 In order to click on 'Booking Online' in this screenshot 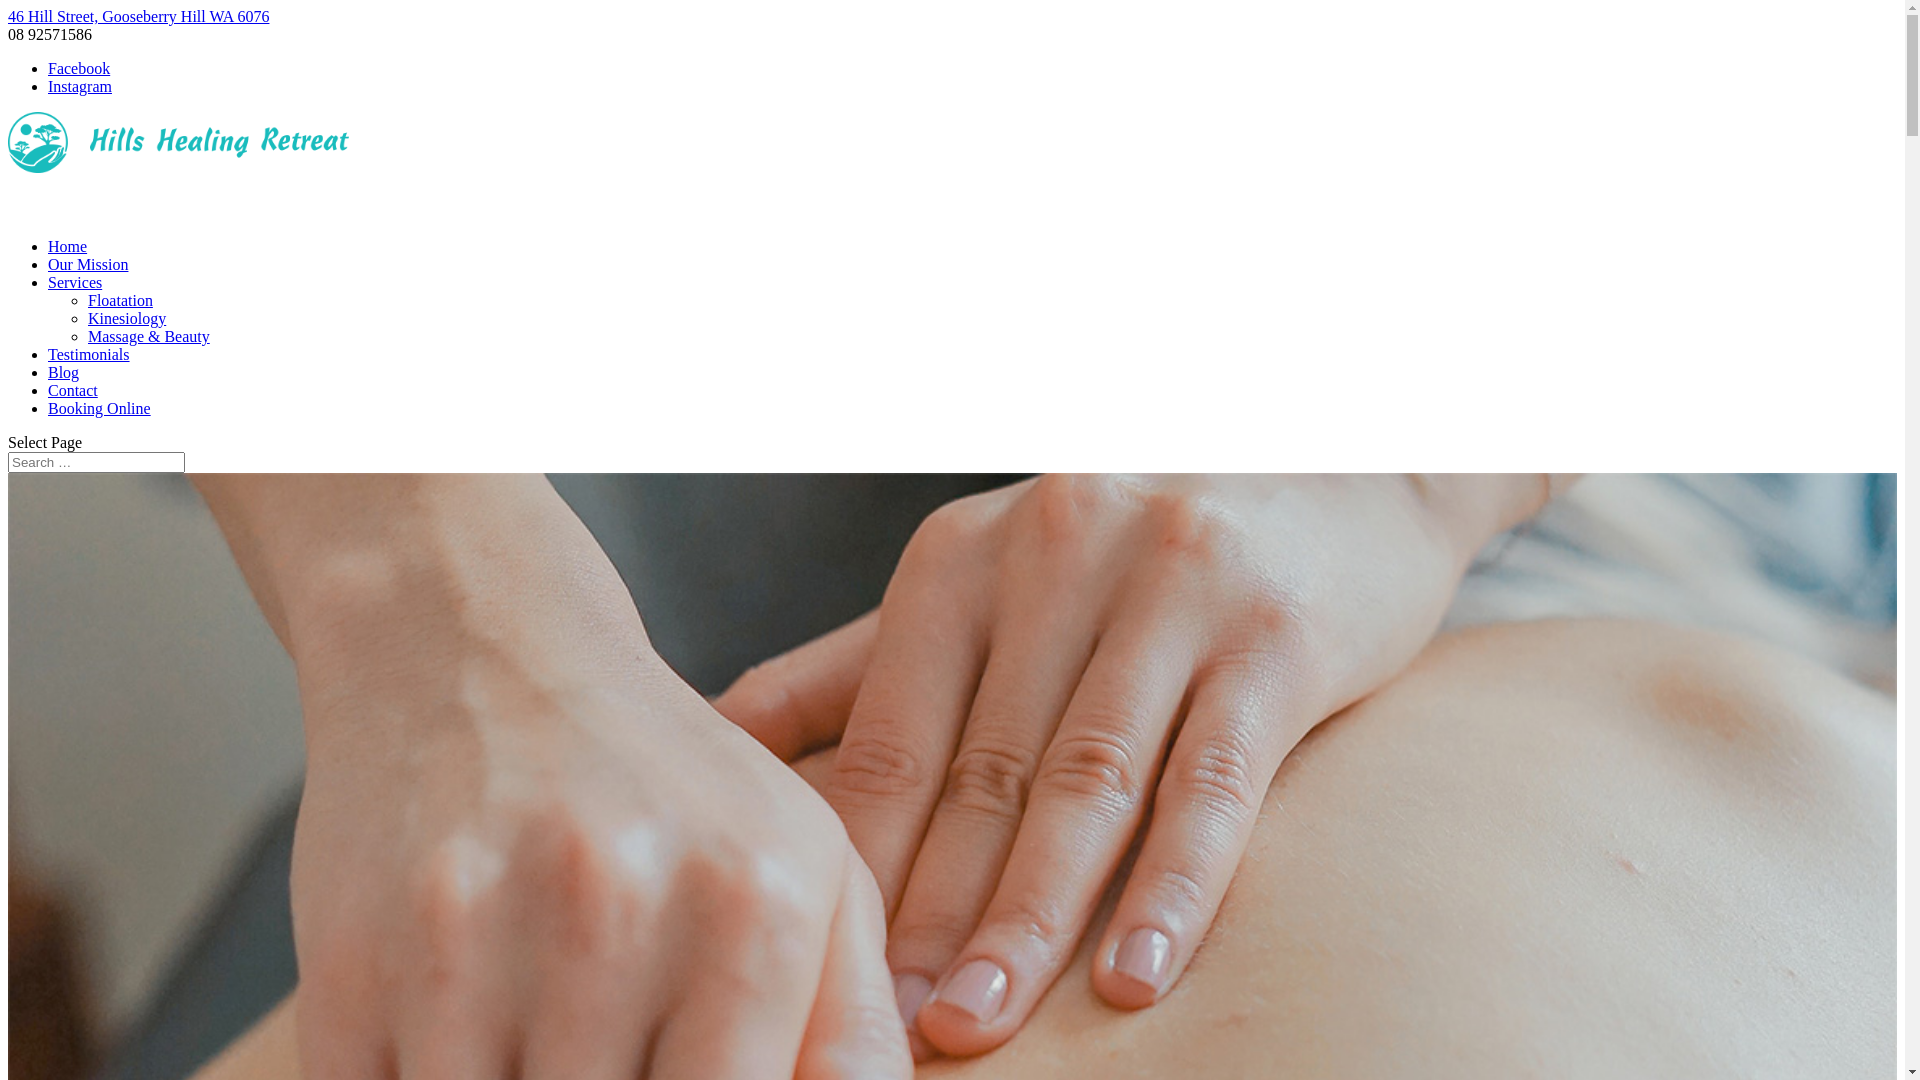, I will do `click(98, 417)`.